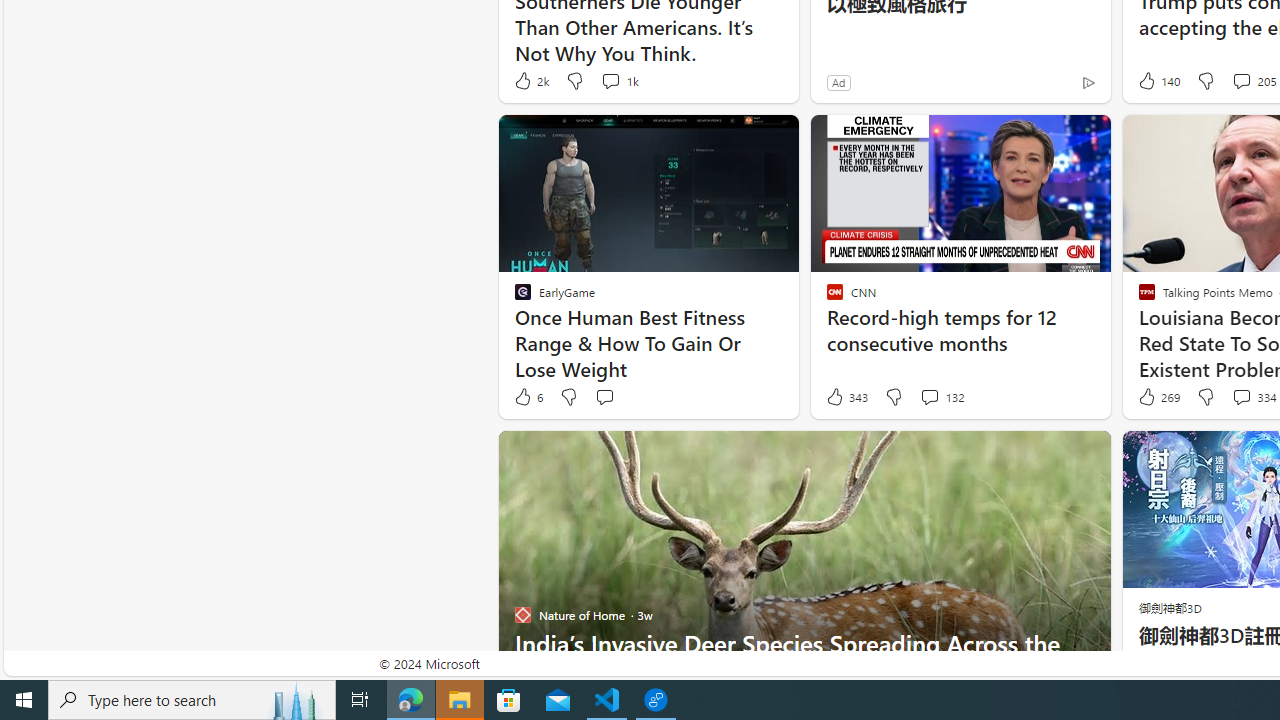 Image resolution: width=1280 pixels, height=720 pixels. Describe the element at coordinates (1085, 455) in the screenshot. I see `'See more'` at that location.